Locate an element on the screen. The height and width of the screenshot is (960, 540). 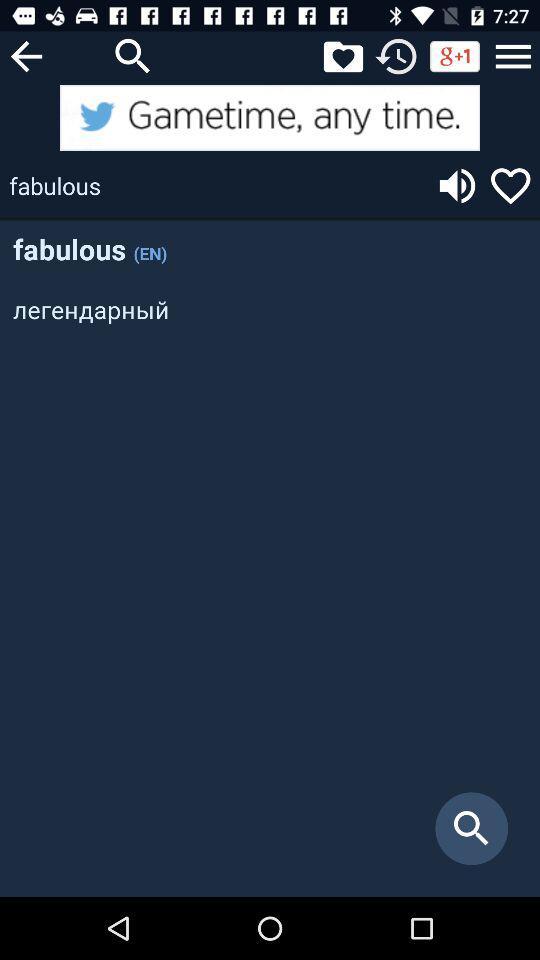
the favorite icon is located at coordinates (510, 185).